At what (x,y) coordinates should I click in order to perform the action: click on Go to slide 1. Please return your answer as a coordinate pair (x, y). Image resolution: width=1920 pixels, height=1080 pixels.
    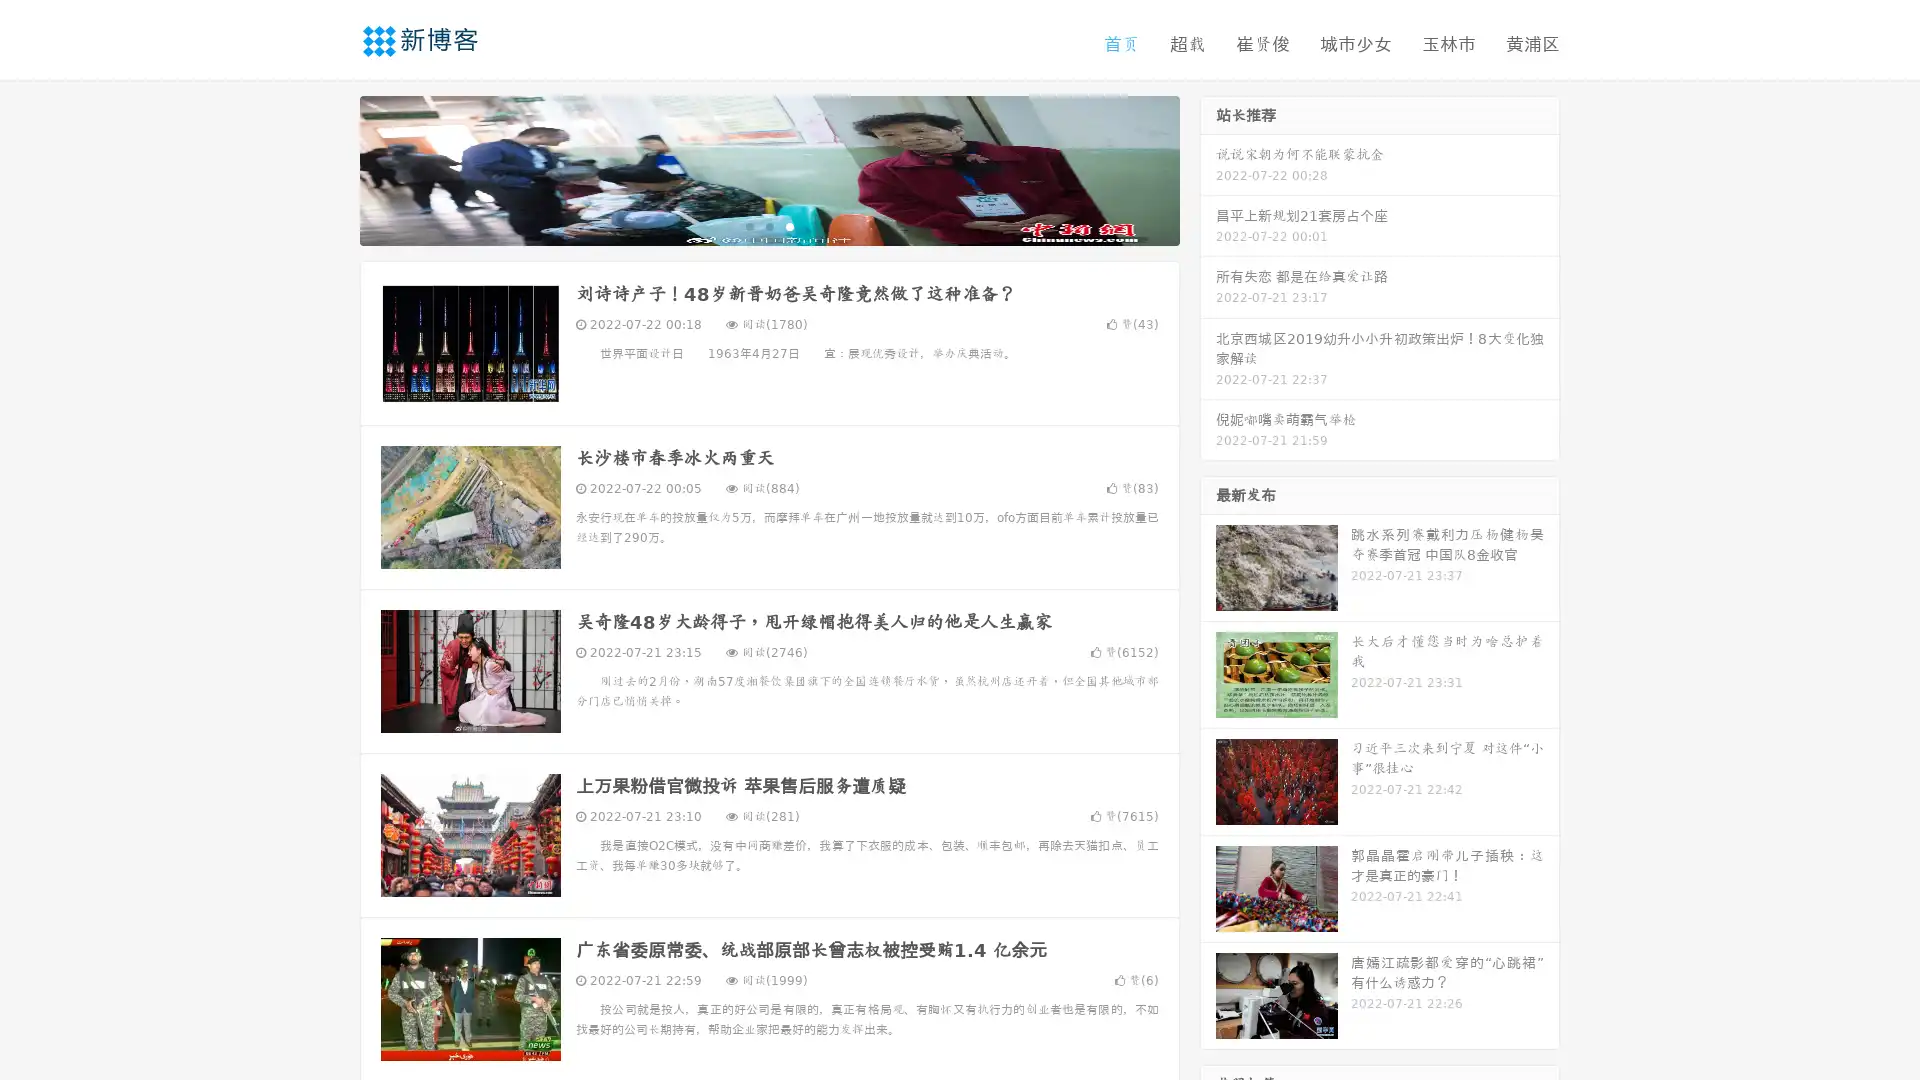
    Looking at the image, I should click on (748, 225).